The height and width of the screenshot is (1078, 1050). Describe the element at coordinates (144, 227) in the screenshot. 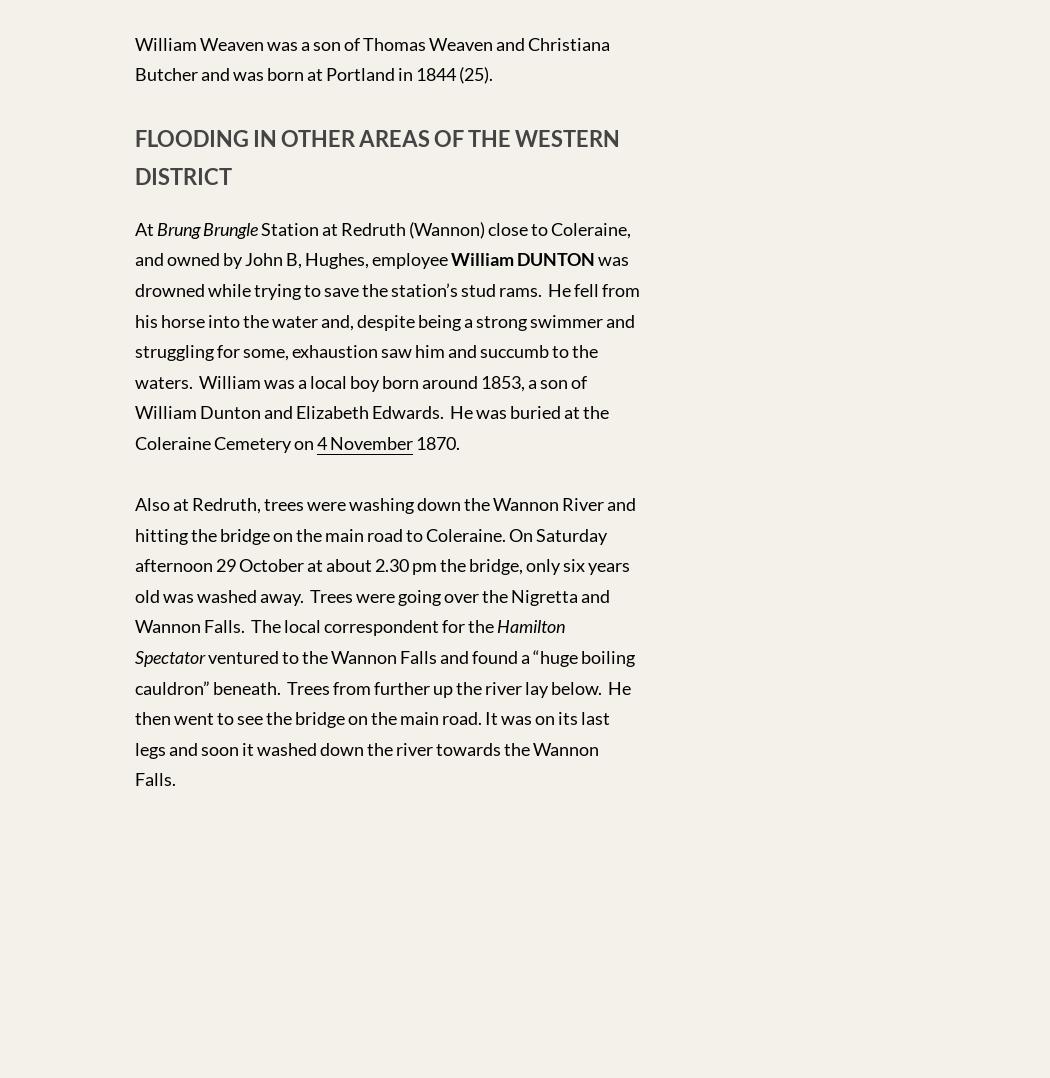

I see `'At'` at that location.